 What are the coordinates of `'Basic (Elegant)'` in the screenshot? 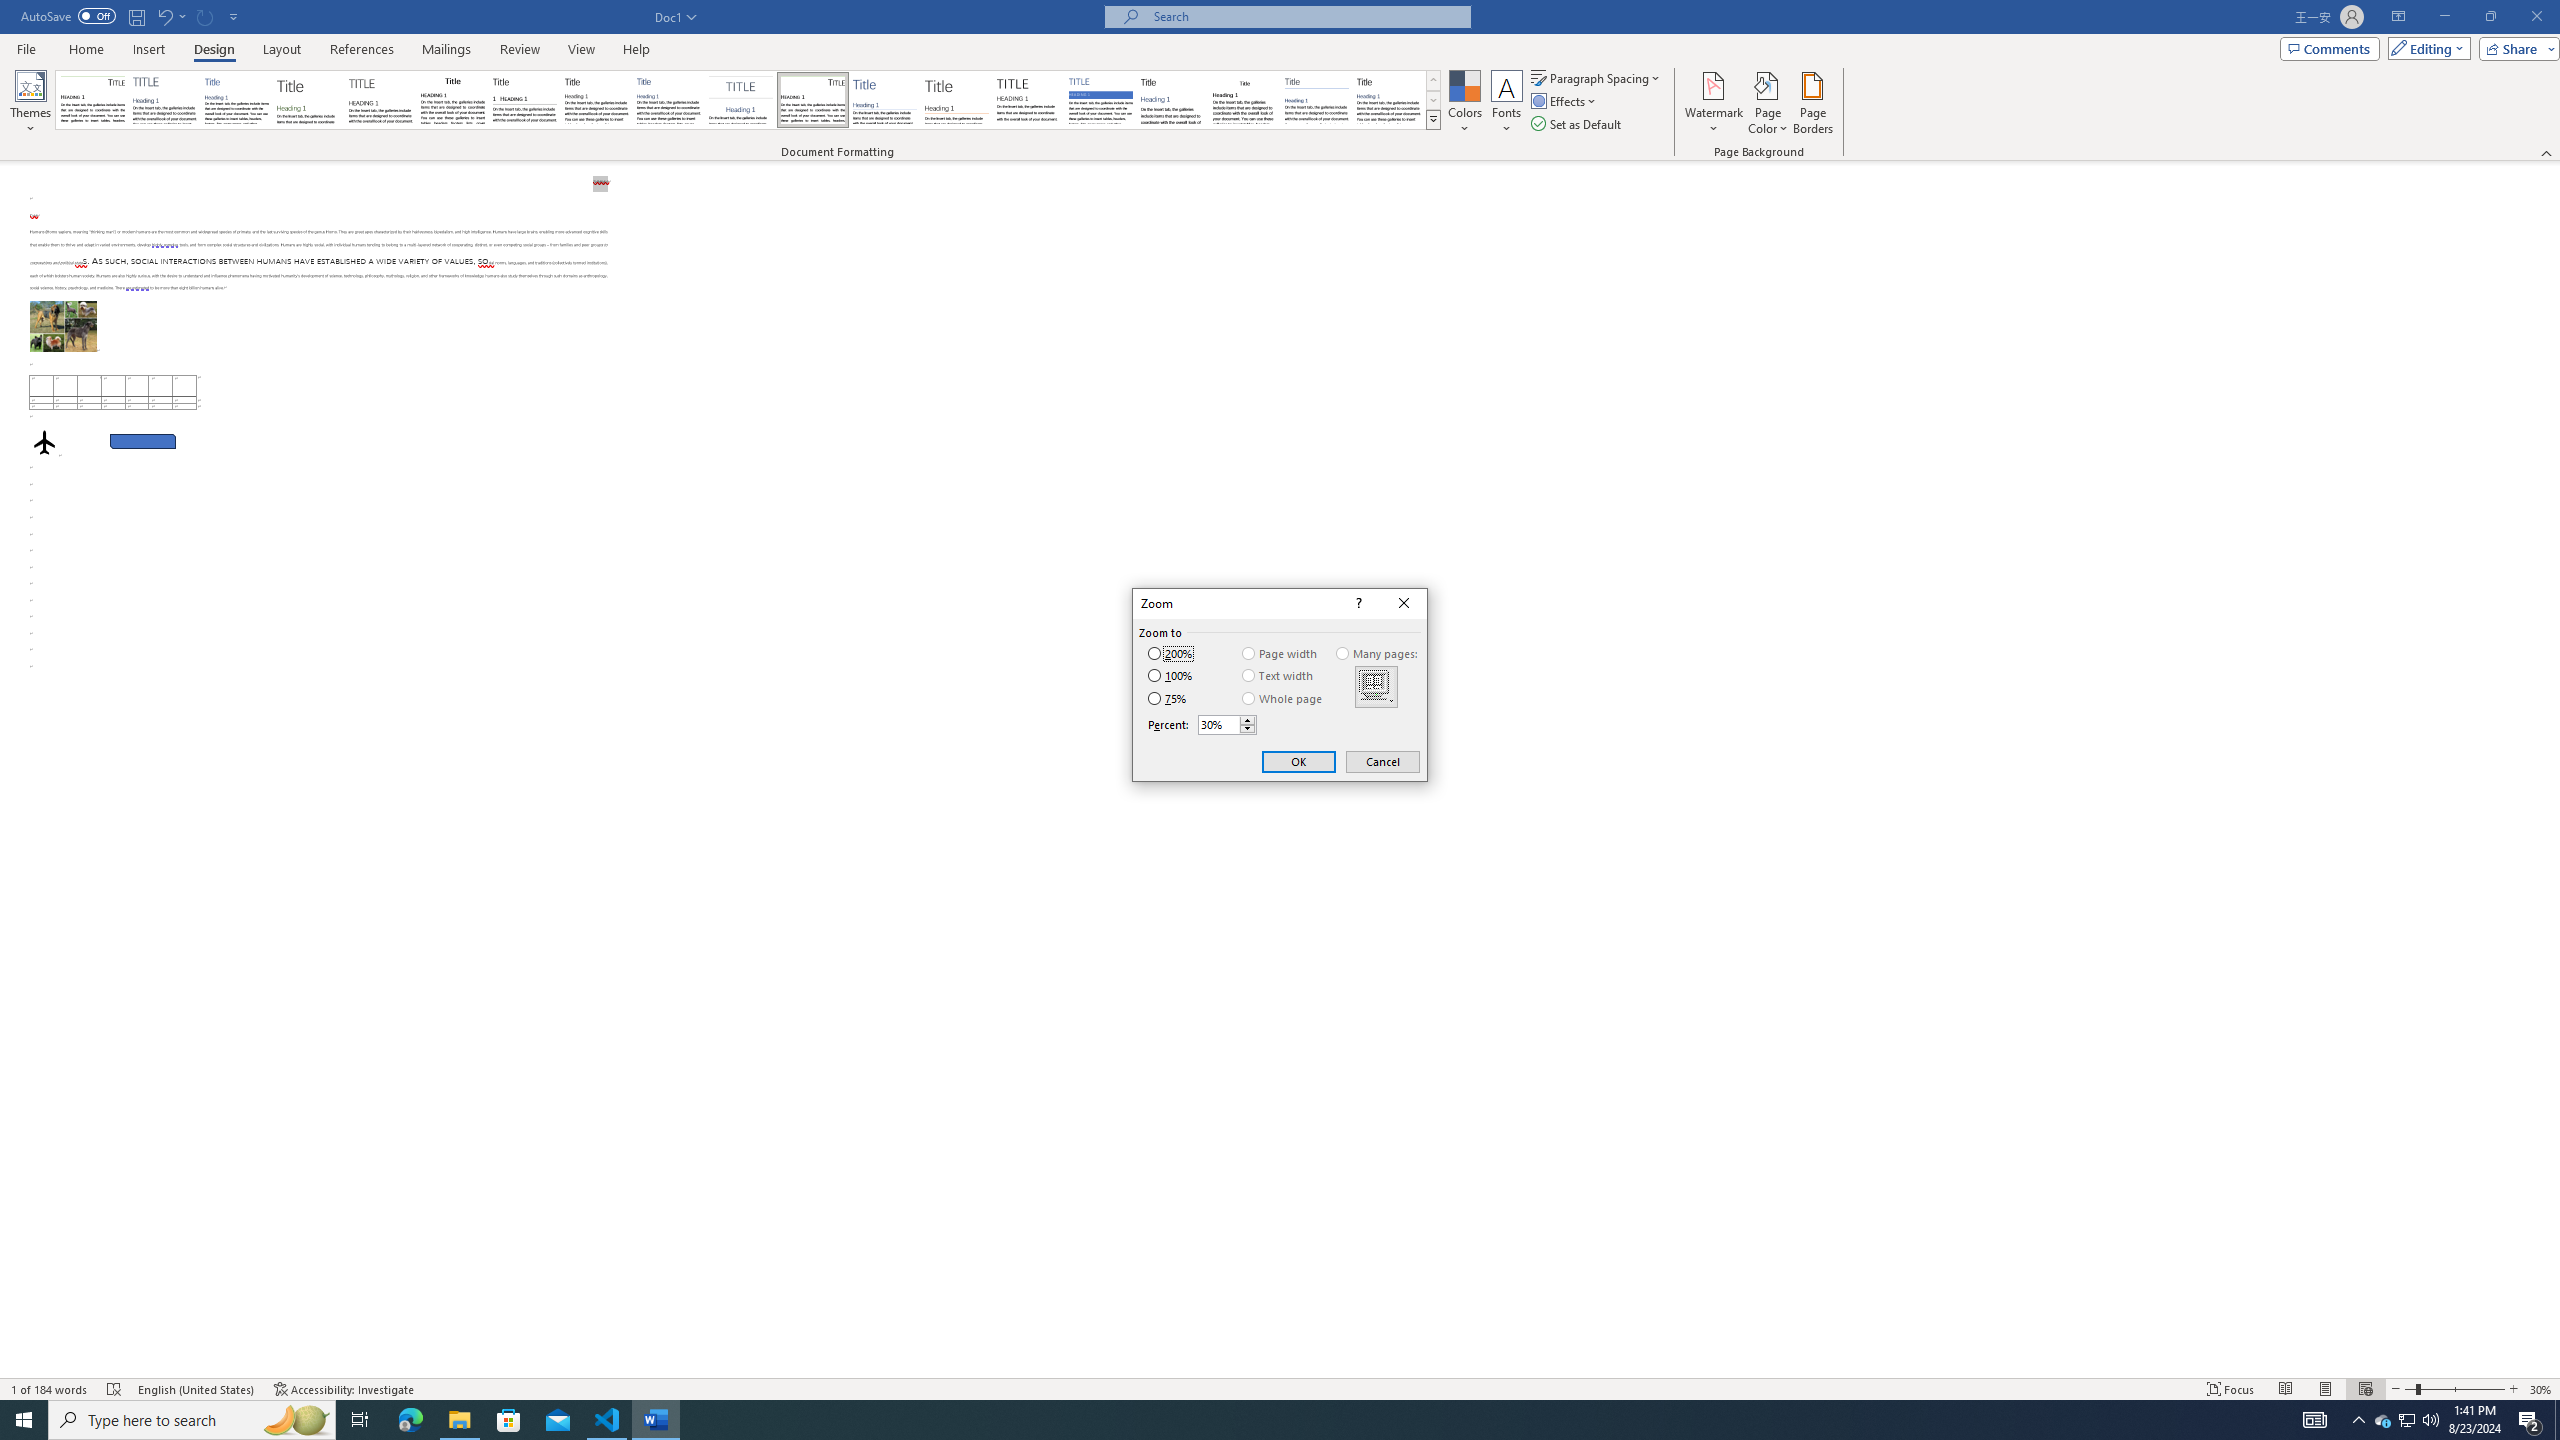 It's located at (164, 99).